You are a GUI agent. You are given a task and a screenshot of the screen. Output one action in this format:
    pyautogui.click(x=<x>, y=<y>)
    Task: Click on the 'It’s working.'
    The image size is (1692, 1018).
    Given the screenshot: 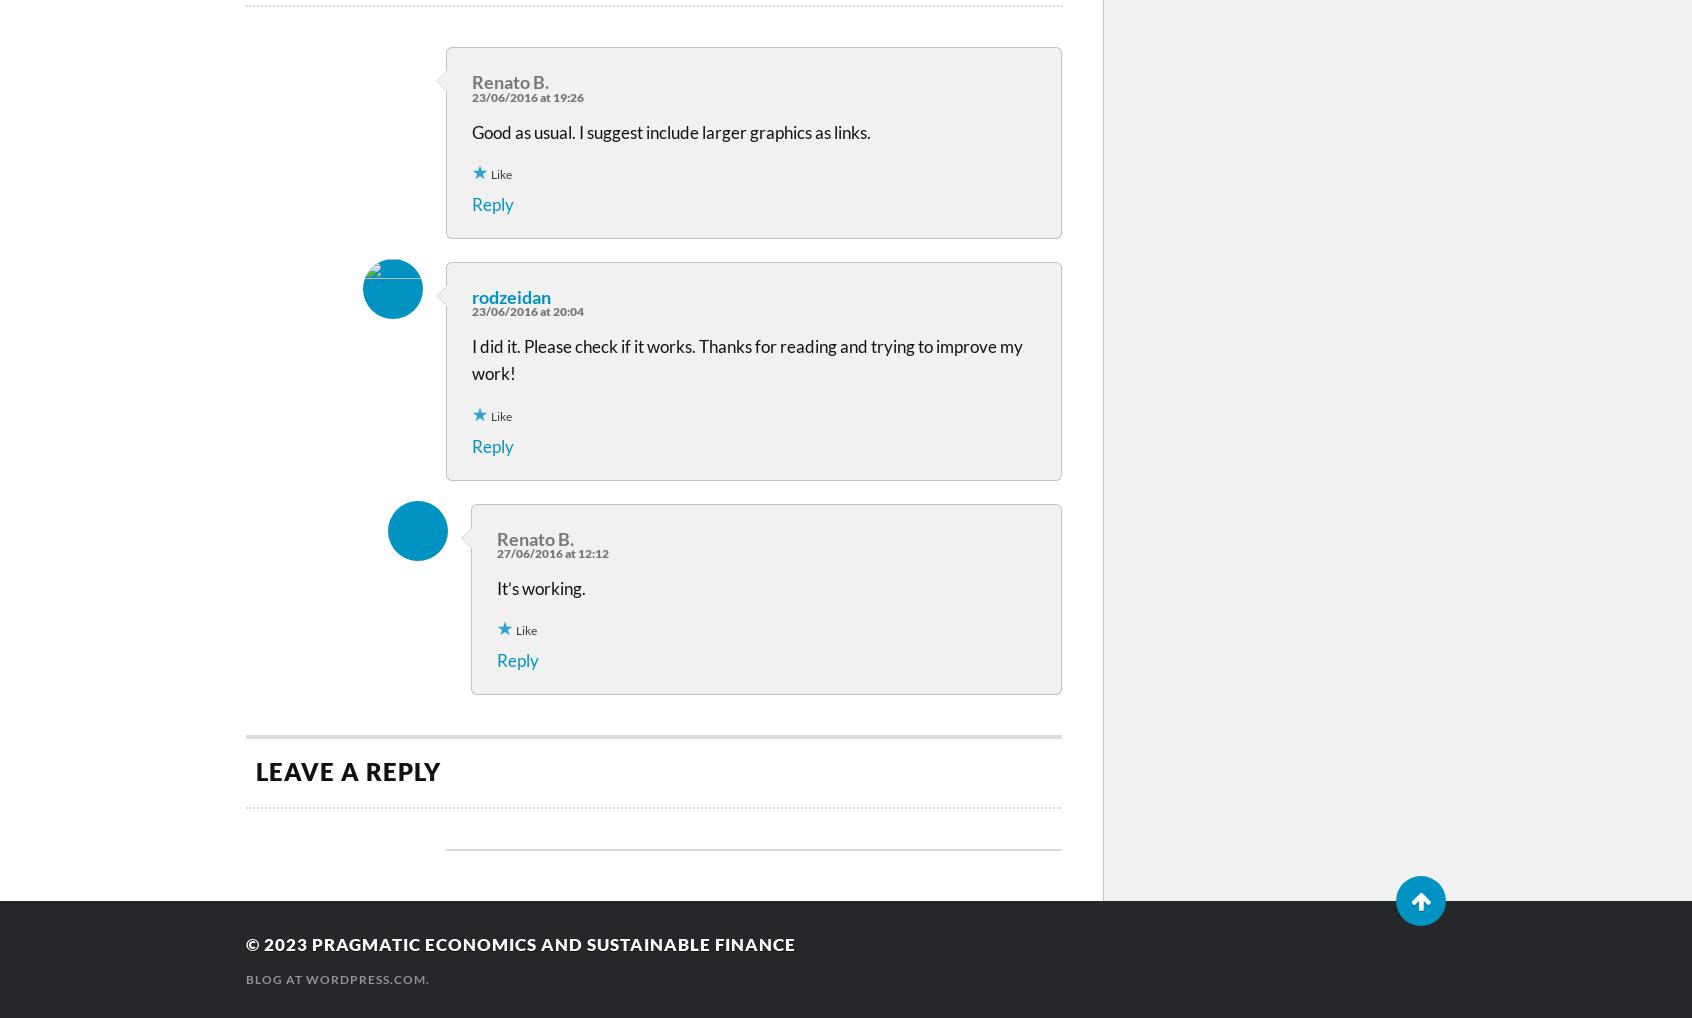 What is the action you would take?
    pyautogui.click(x=541, y=587)
    